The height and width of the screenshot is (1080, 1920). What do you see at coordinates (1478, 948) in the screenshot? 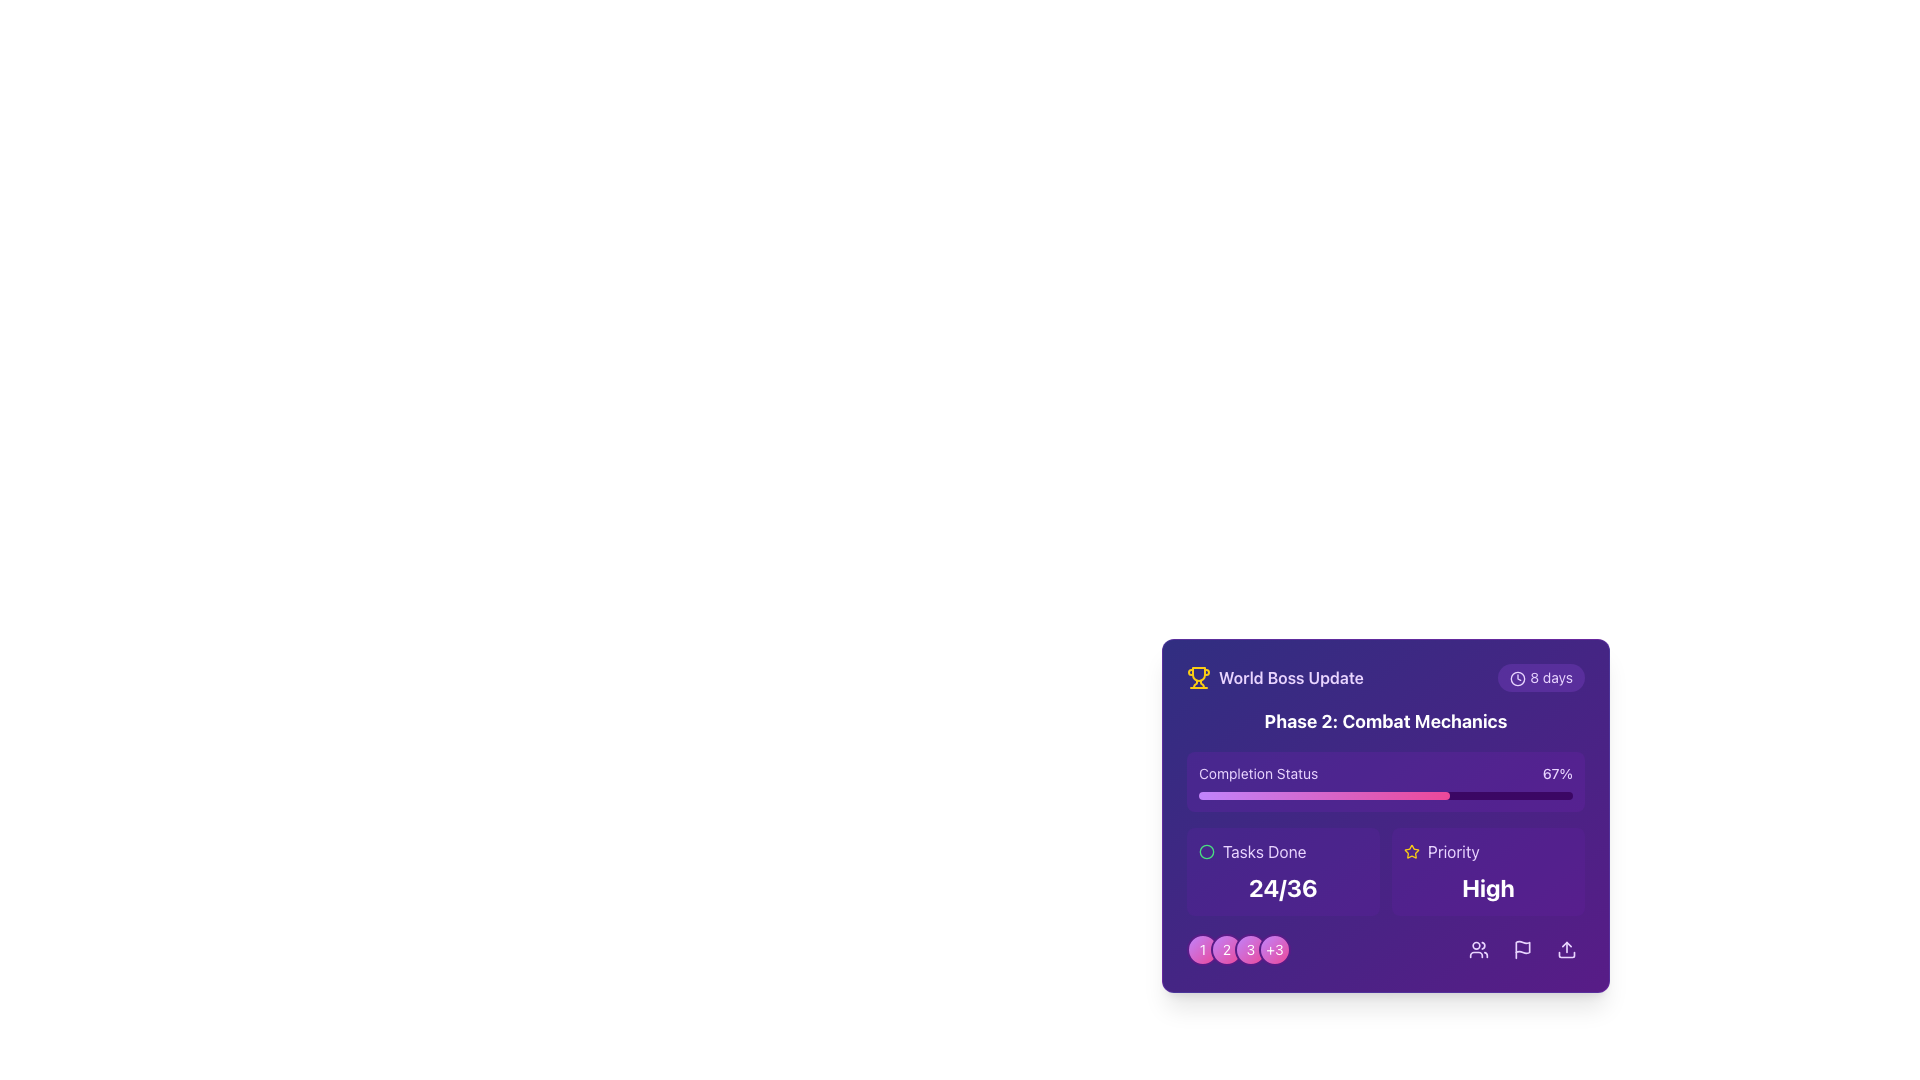
I see `the rounded rectangular button with a purple background featuring a minimalist icon of two outlined figures, located at the bottom-right corner of the card` at bounding box center [1478, 948].